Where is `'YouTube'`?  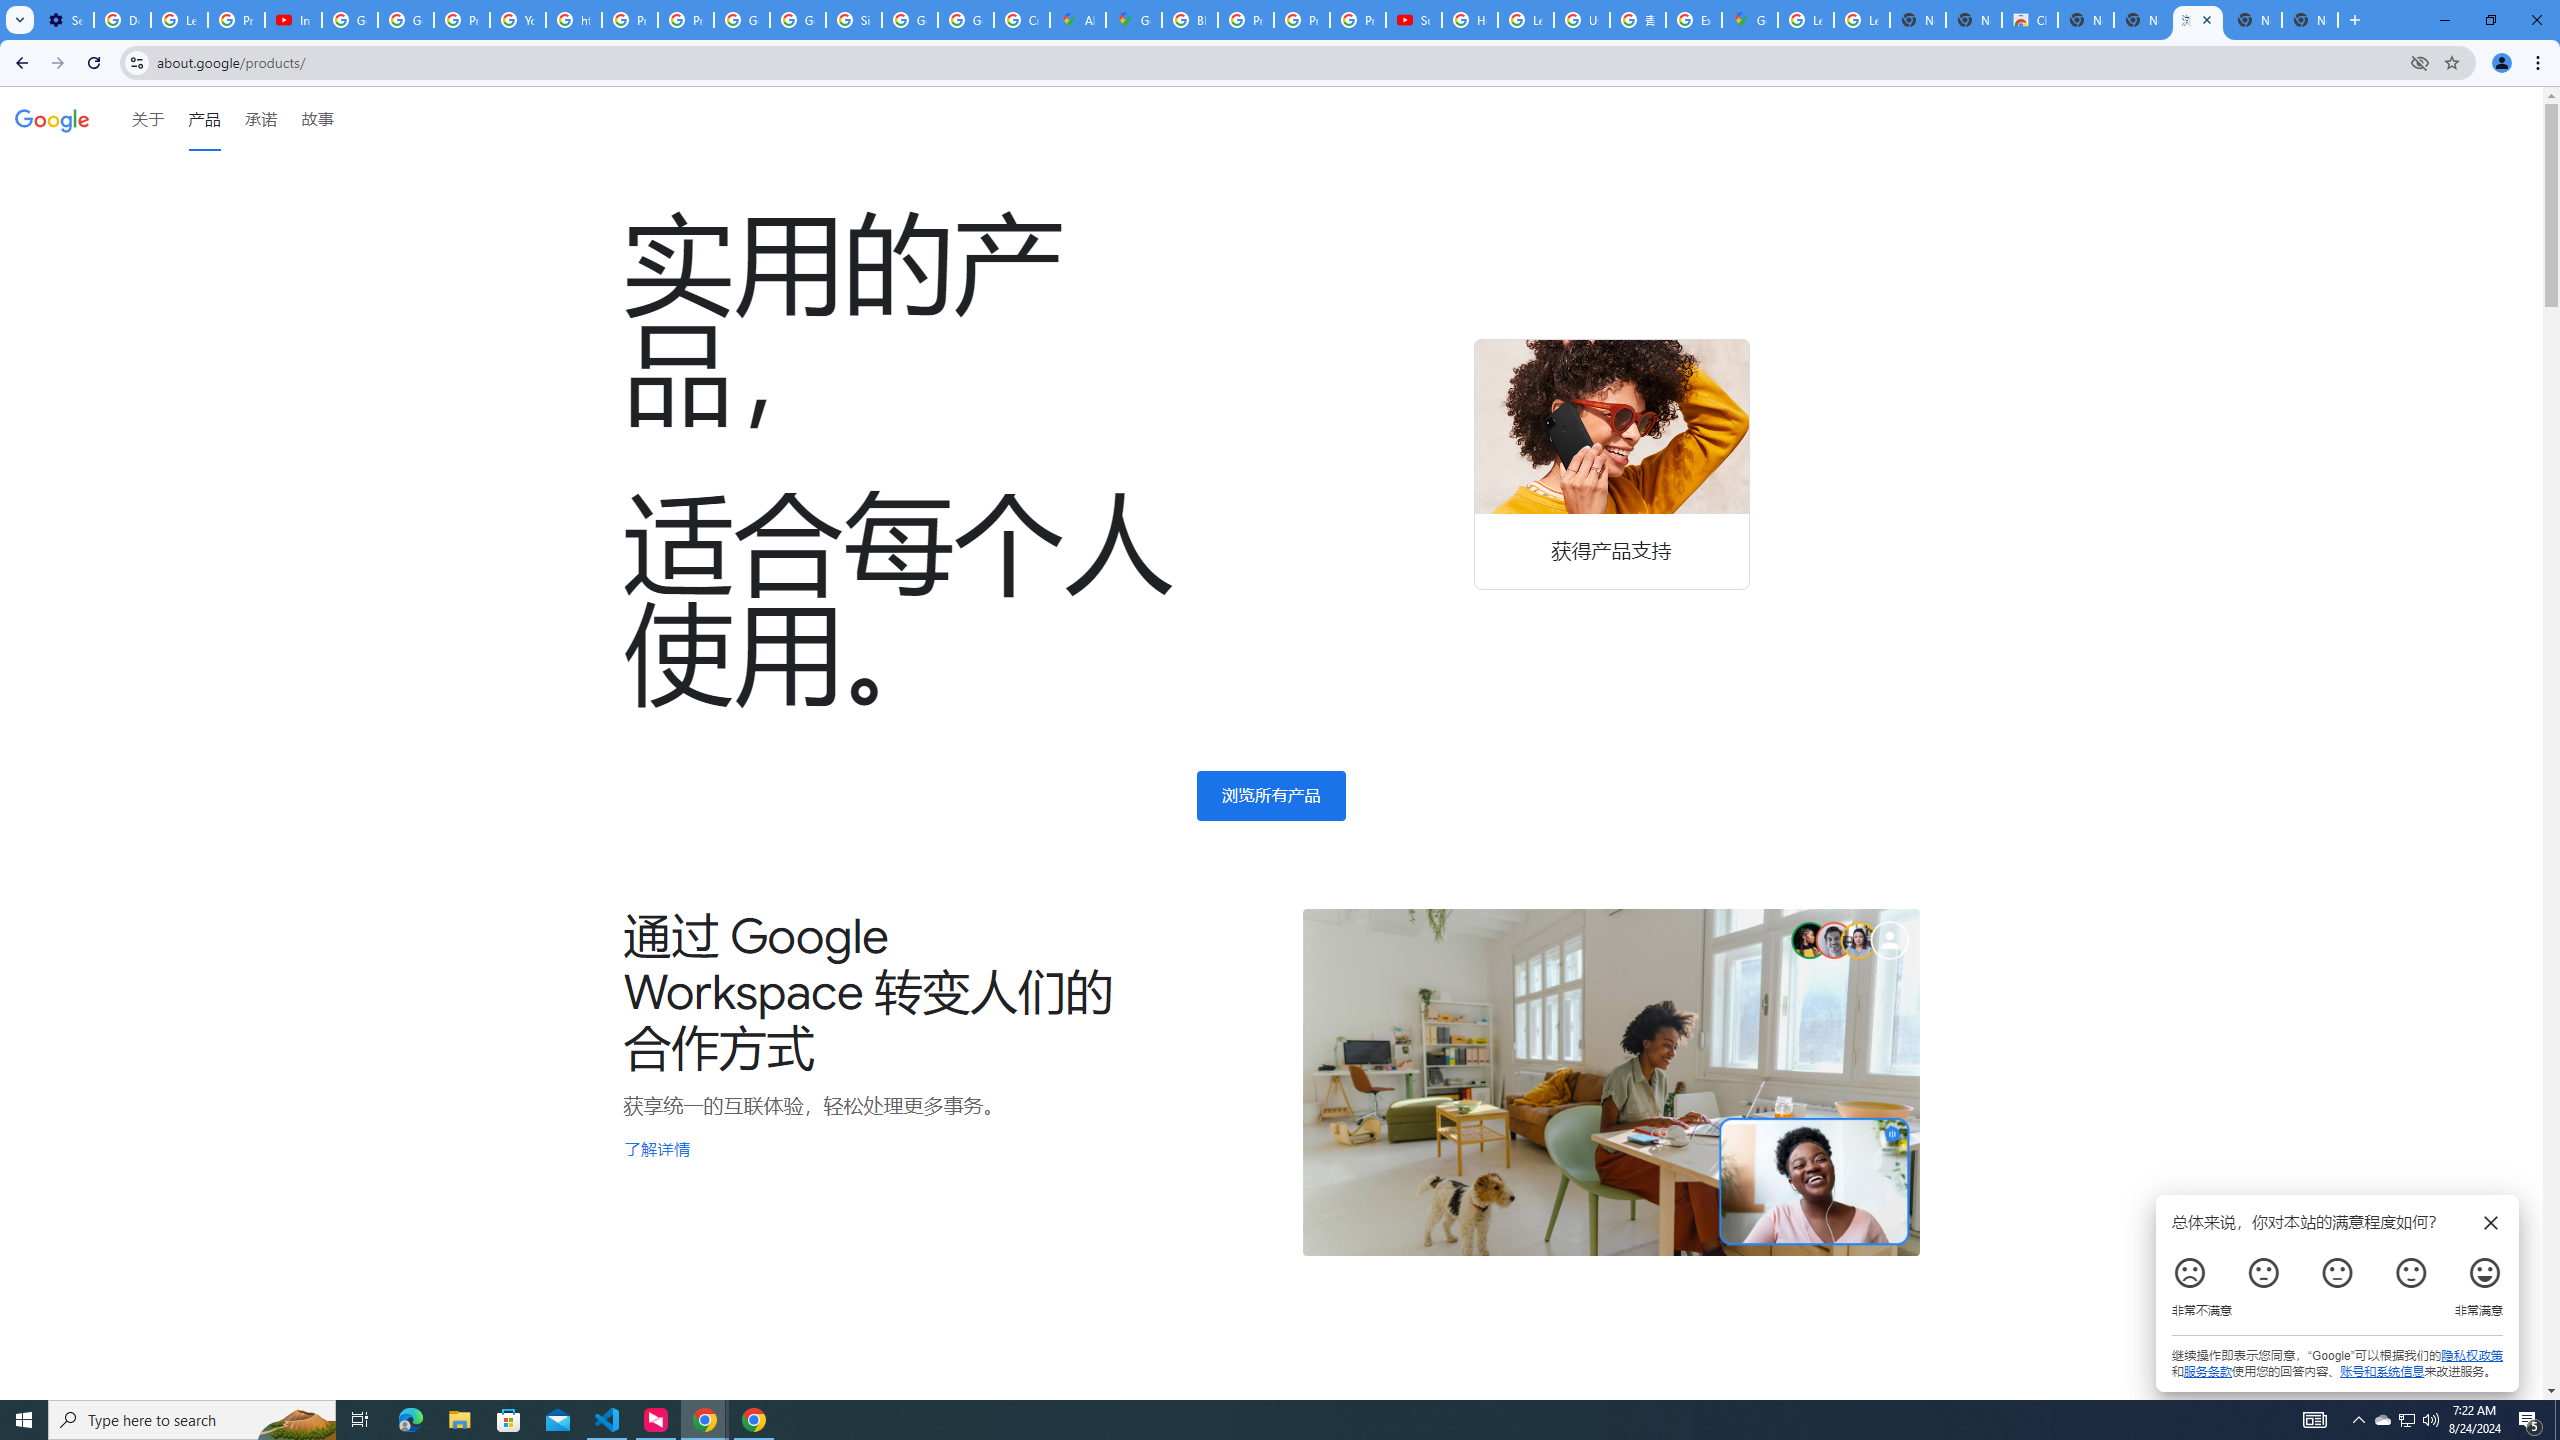 'YouTube' is located at coordinates (517, 19).